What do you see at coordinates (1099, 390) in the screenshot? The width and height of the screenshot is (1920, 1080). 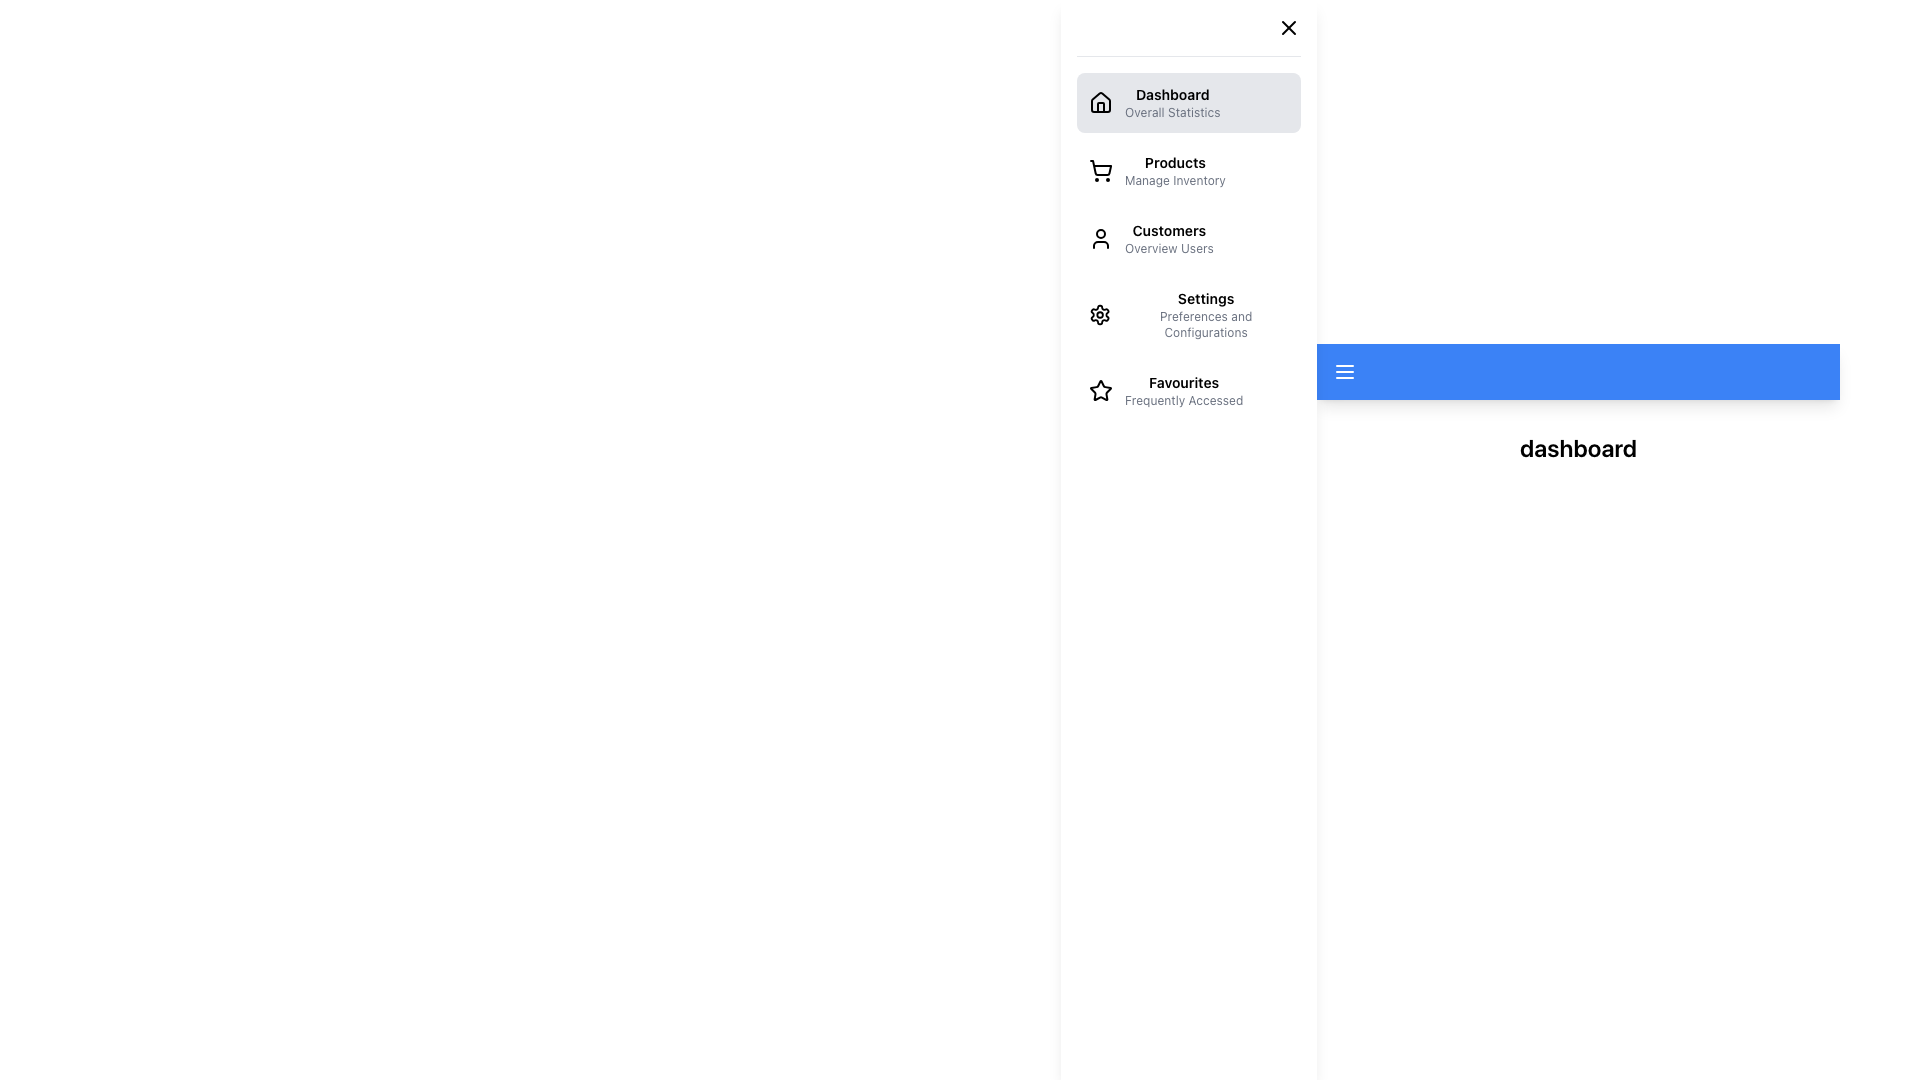 I see `the star-shaped icon associated with the 'Favourites' menu item located near the bottom of the application panel` at bounding box center [1099, 390].